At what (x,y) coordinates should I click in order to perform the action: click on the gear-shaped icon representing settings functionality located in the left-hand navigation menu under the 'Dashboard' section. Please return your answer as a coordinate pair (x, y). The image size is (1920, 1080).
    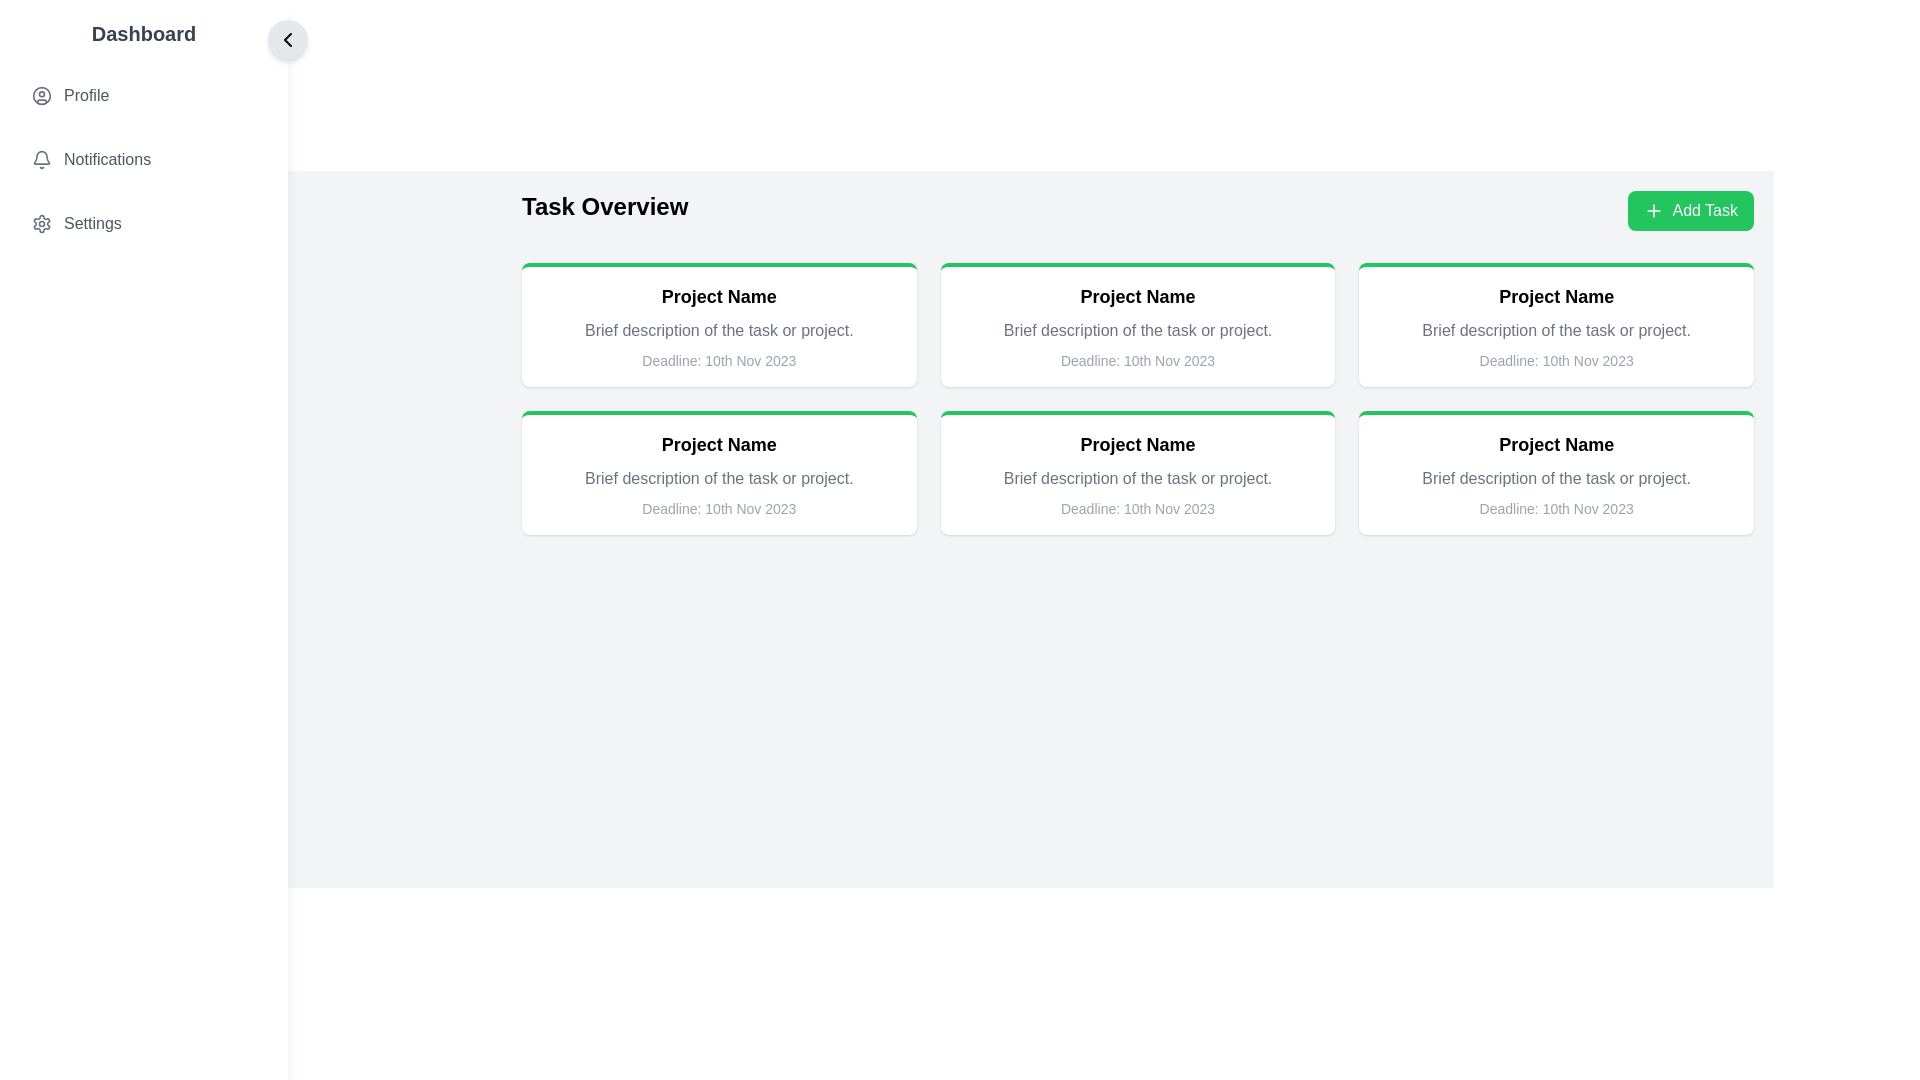
    Looking at the image, I should click on (42, 223).